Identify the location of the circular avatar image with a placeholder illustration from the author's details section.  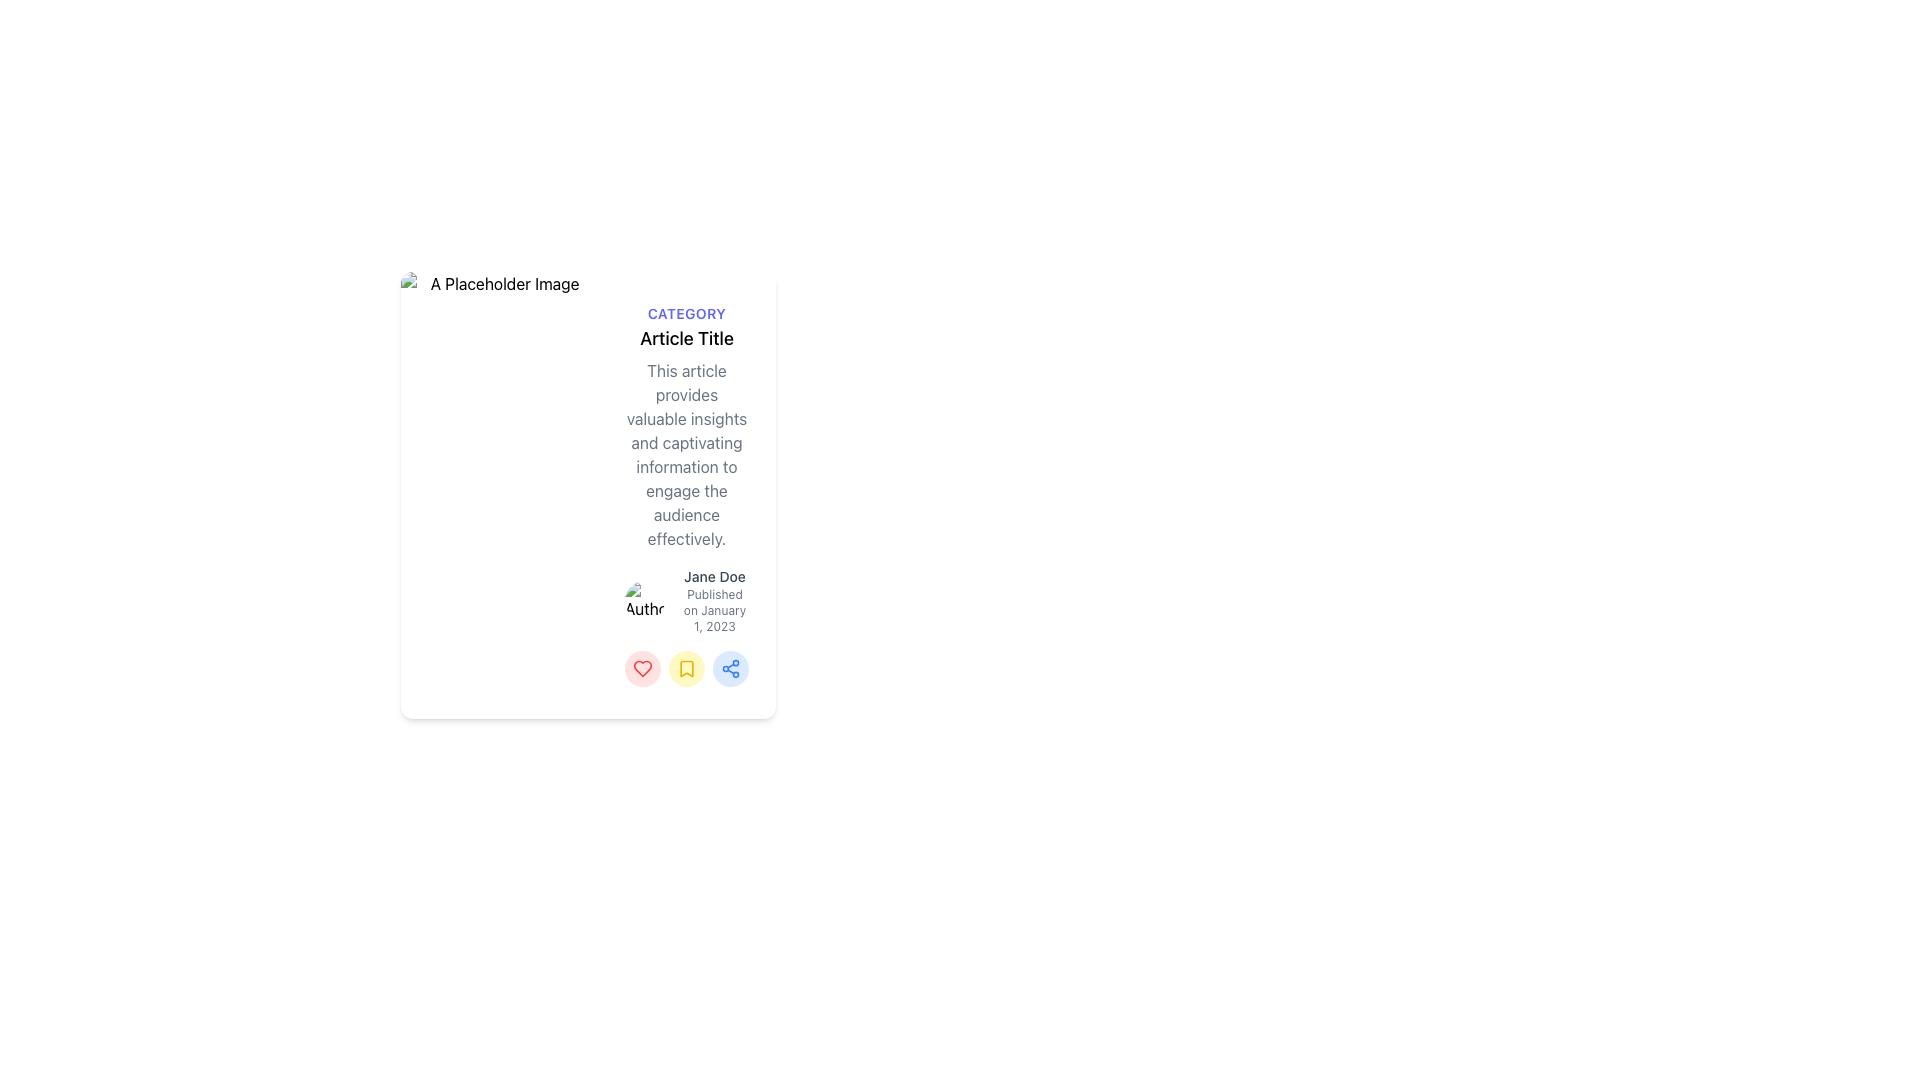
(644, 599).